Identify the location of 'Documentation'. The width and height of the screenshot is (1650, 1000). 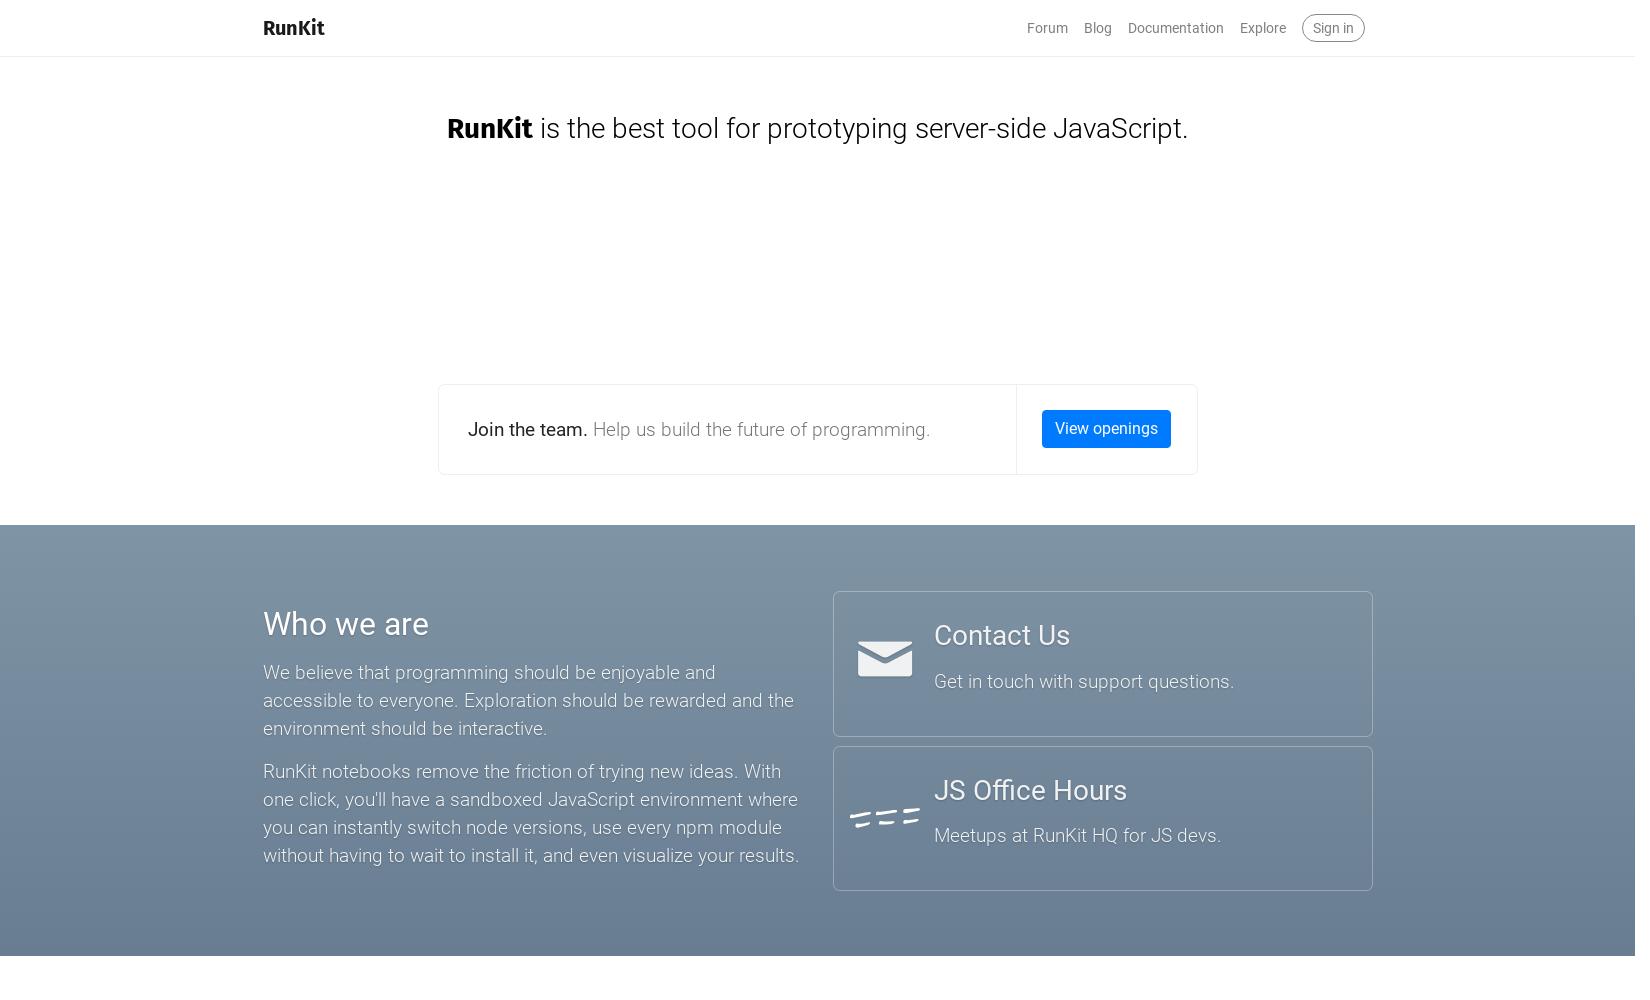
(1126, 27).